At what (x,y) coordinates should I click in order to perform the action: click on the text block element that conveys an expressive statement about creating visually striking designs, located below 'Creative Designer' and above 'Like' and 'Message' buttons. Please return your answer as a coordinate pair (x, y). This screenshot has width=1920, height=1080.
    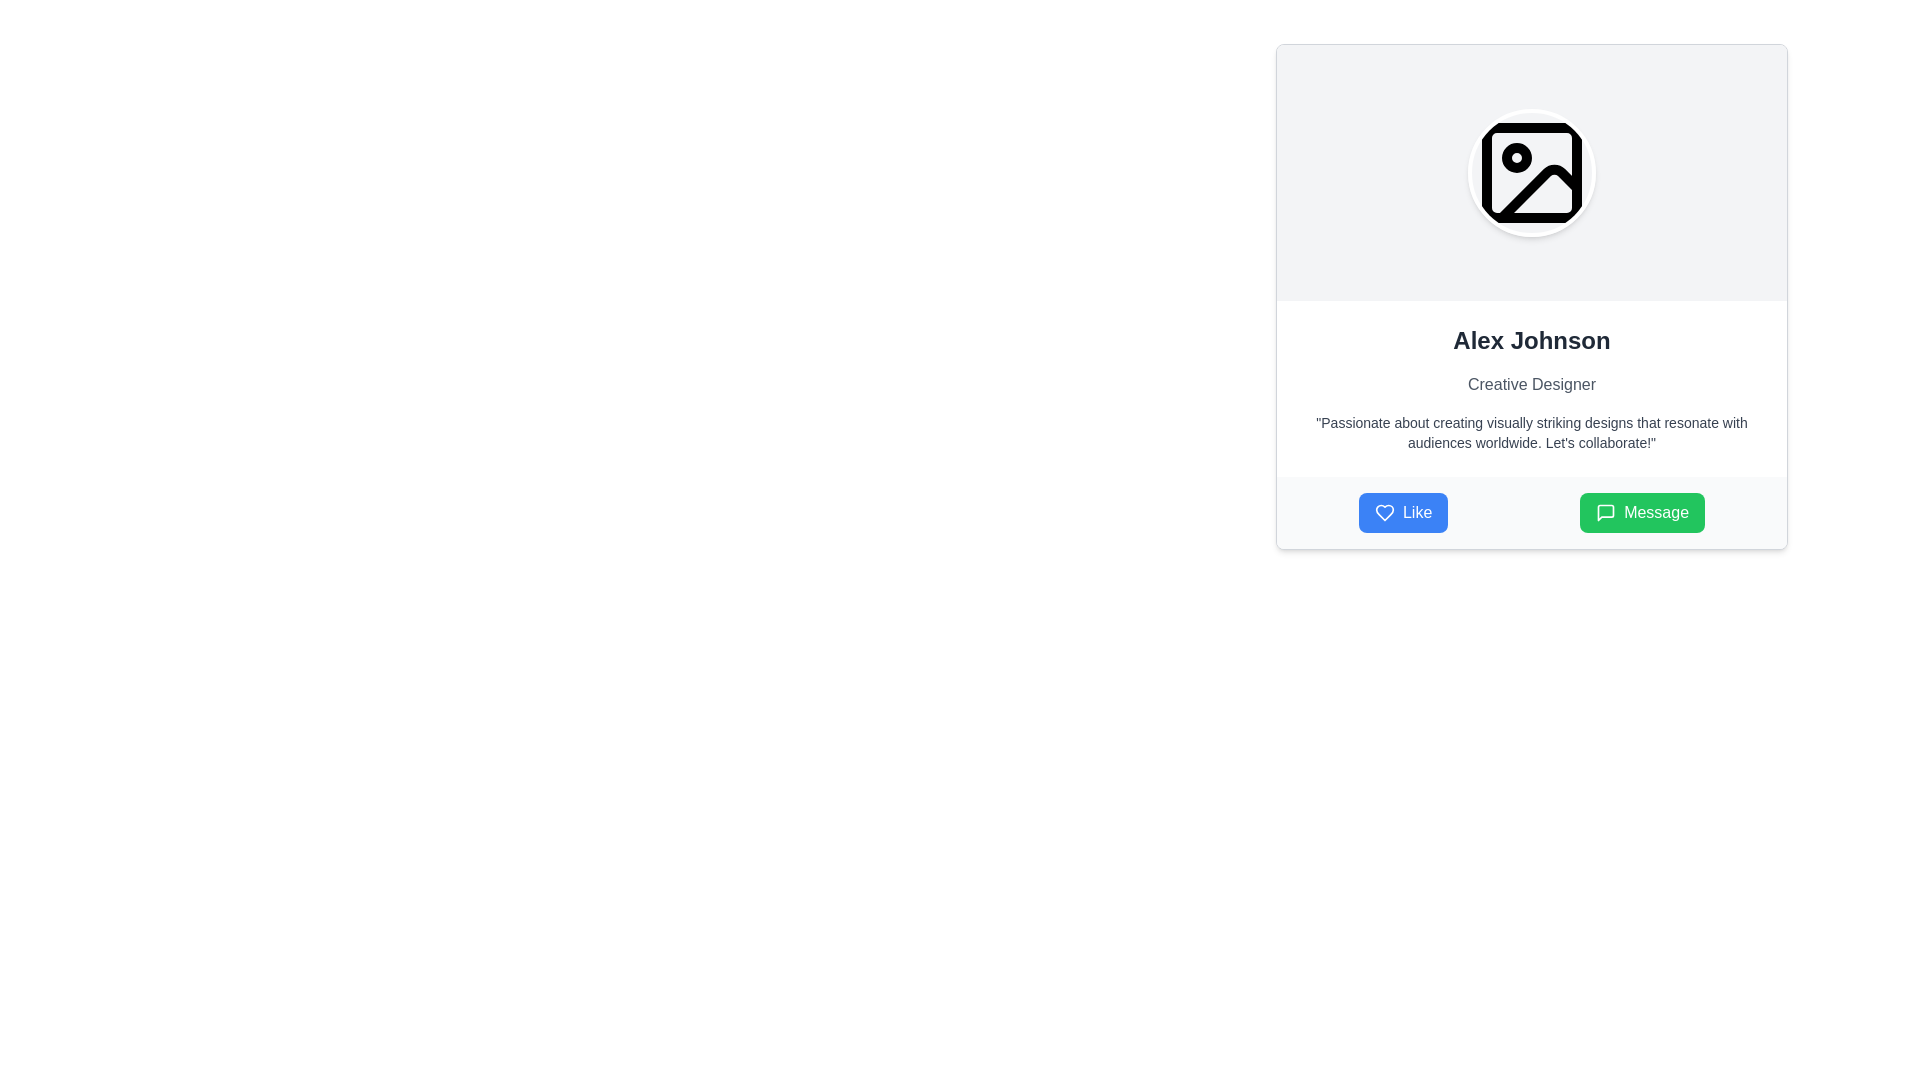
    Looking at the image, I should click on (1530, 431).